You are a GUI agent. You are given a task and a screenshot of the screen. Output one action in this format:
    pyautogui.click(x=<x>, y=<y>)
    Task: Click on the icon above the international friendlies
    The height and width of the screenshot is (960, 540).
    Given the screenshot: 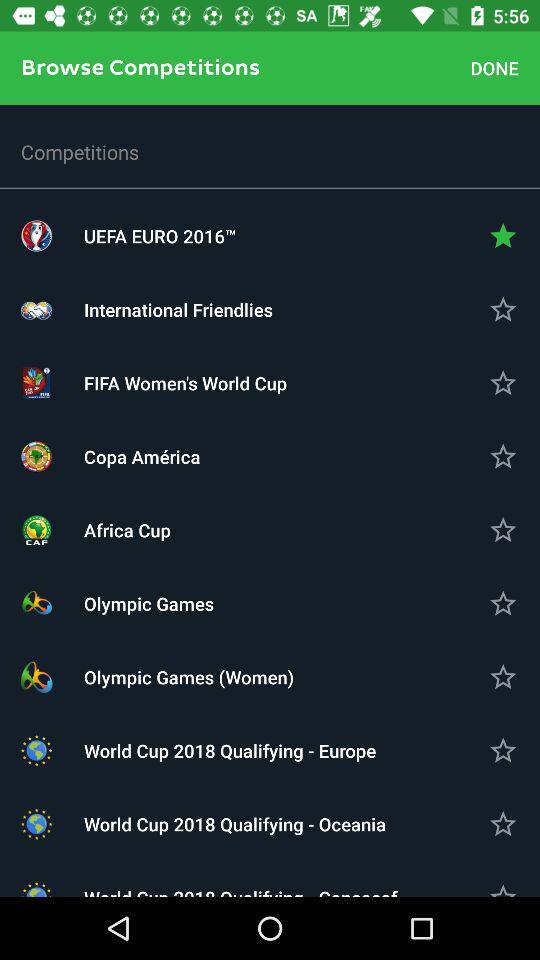 What is the action you would take?
    pyautogui.click(x=270, y=236)
    